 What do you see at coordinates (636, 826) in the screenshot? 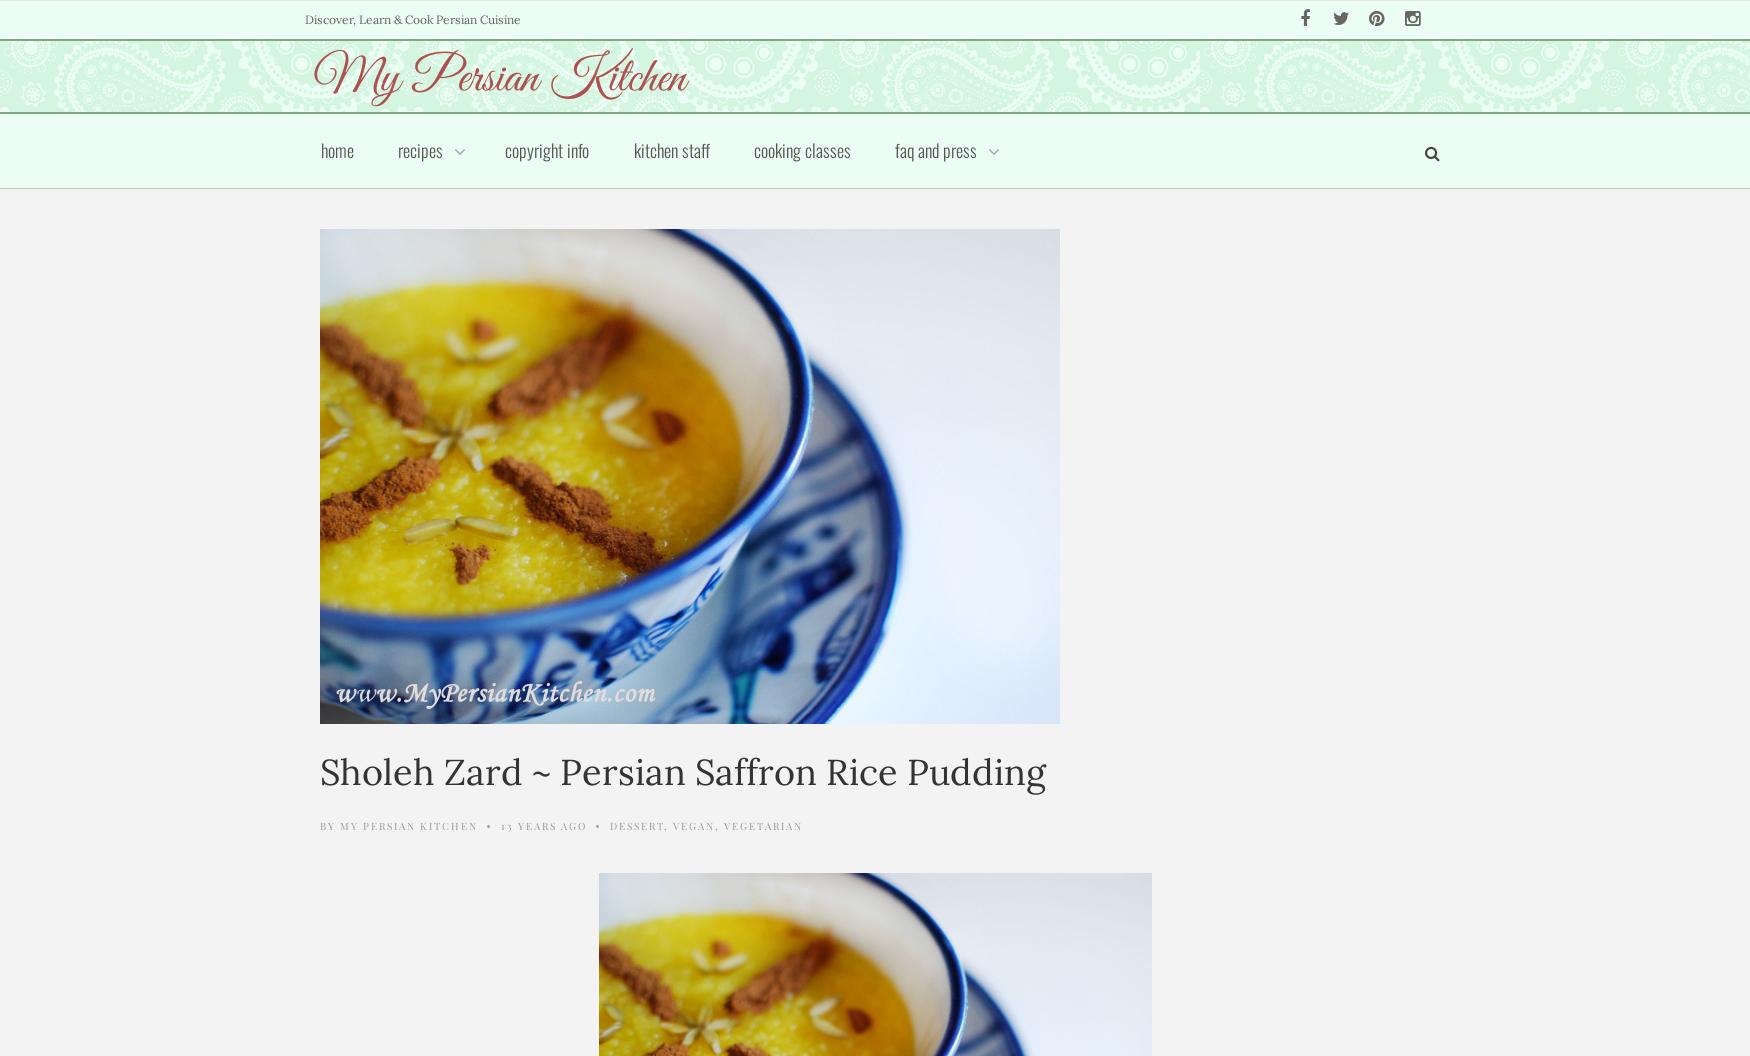
I see `'Dessert'` at bounding box center [636, 826].